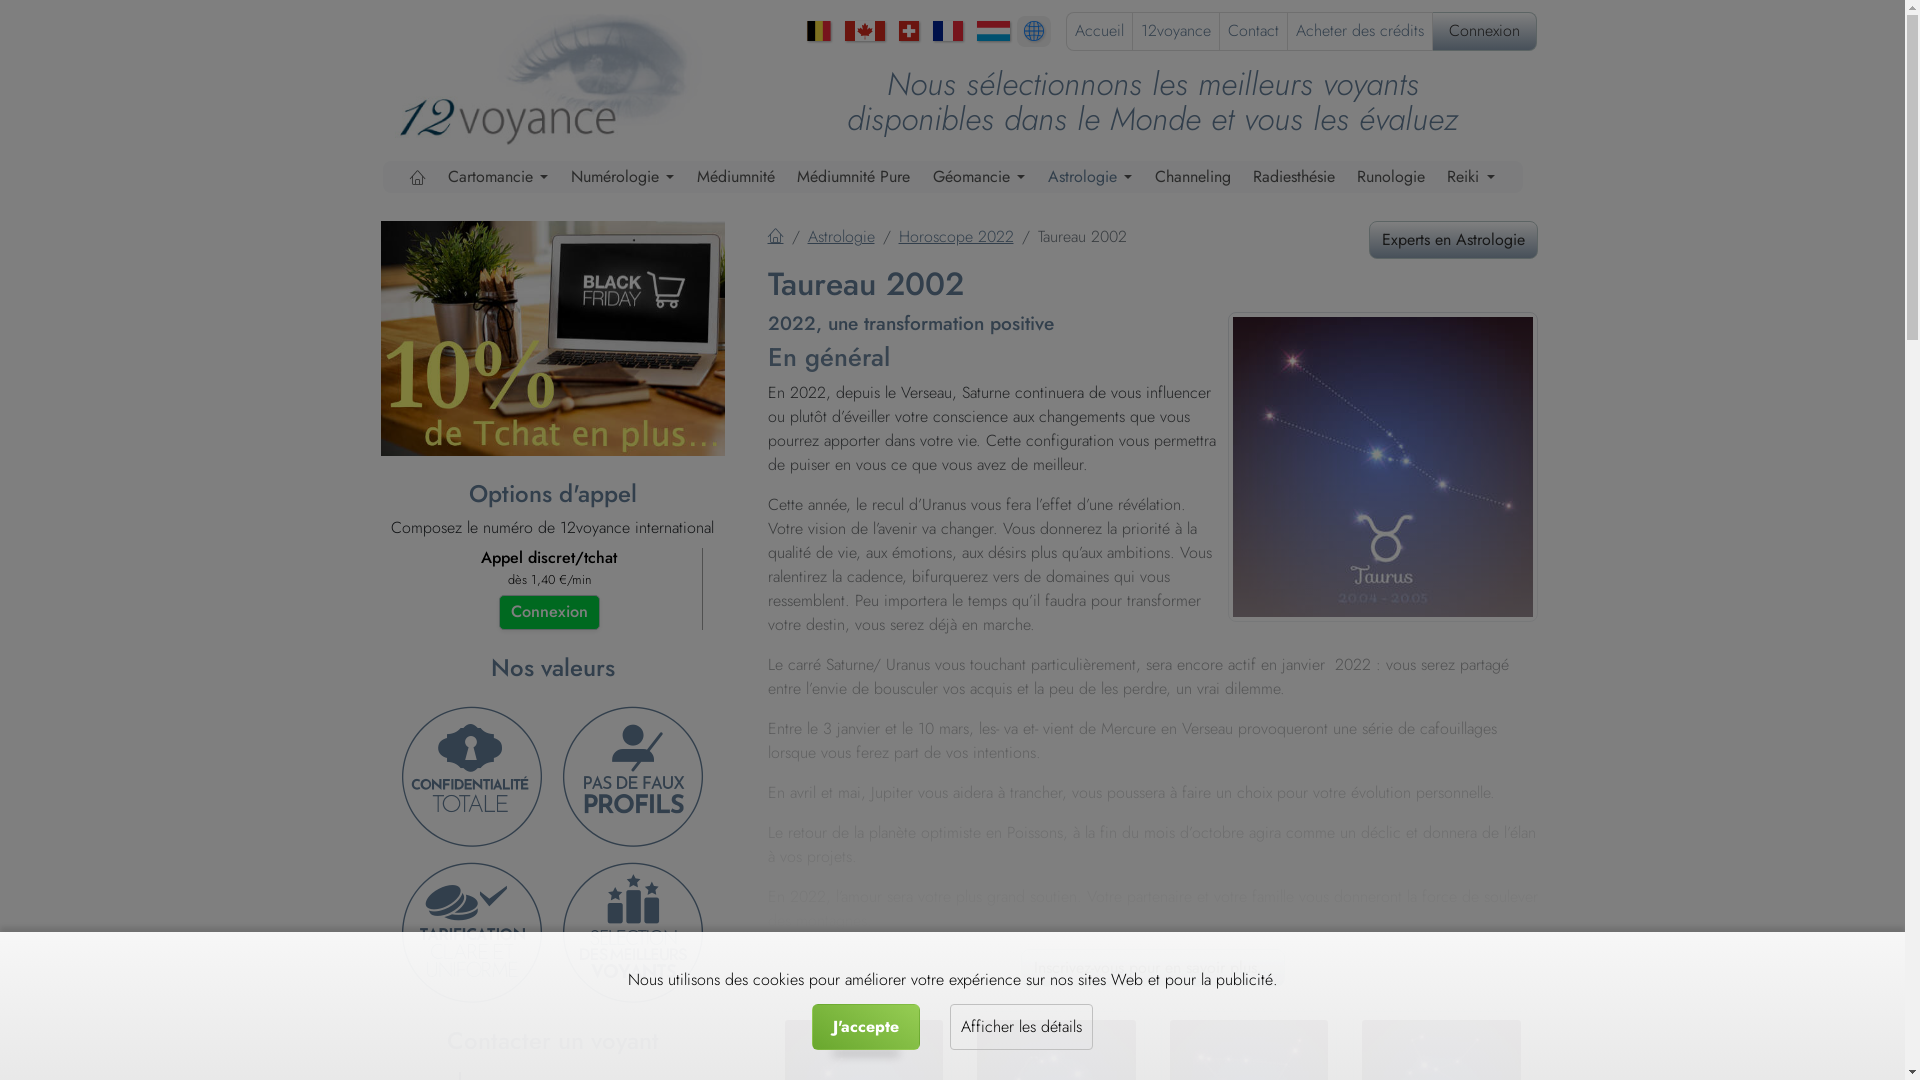 Image resolution: width=1920 pixels, height=1080 pixels. Describe the element at coordinates (1252, 30) in the screenshot. I see `'Contact'` at that location.